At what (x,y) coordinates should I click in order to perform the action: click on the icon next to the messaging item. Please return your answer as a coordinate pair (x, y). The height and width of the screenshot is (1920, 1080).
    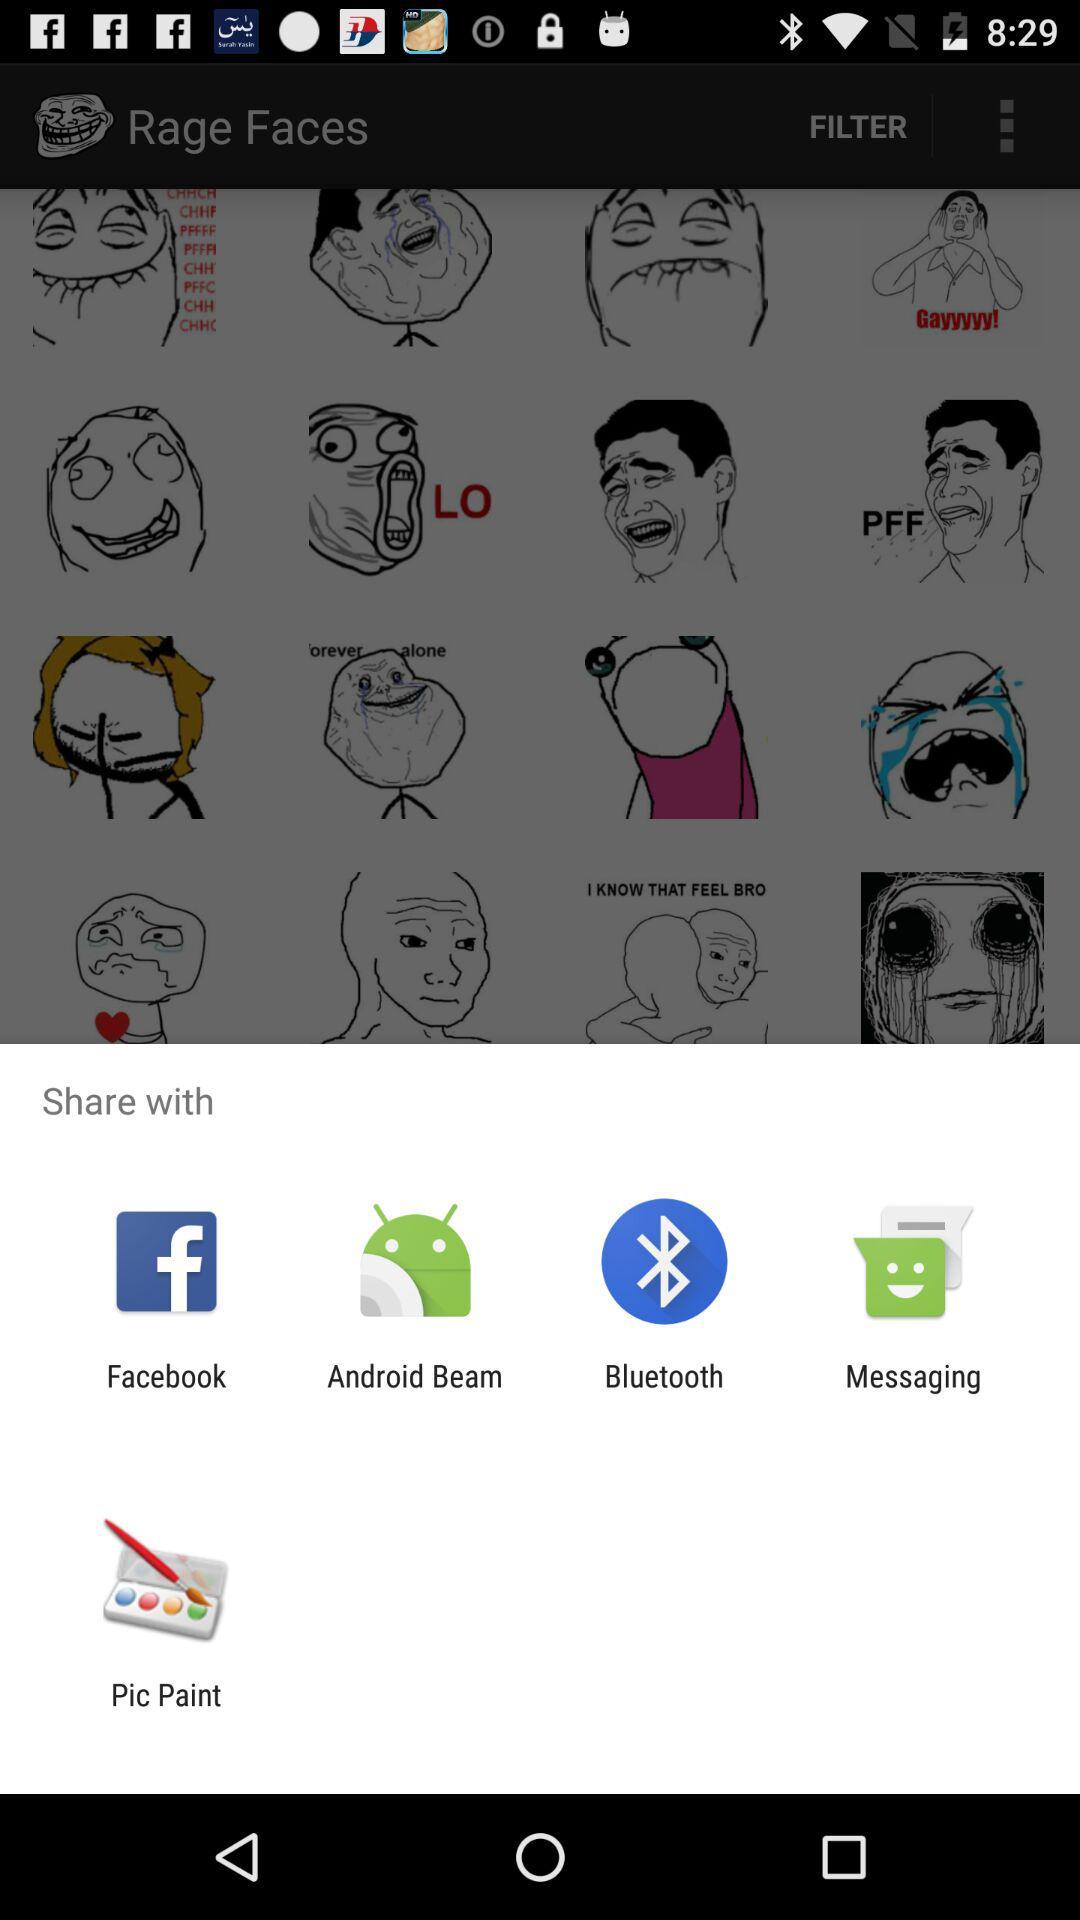
    Looking at the image, I should click on (664, 1392).